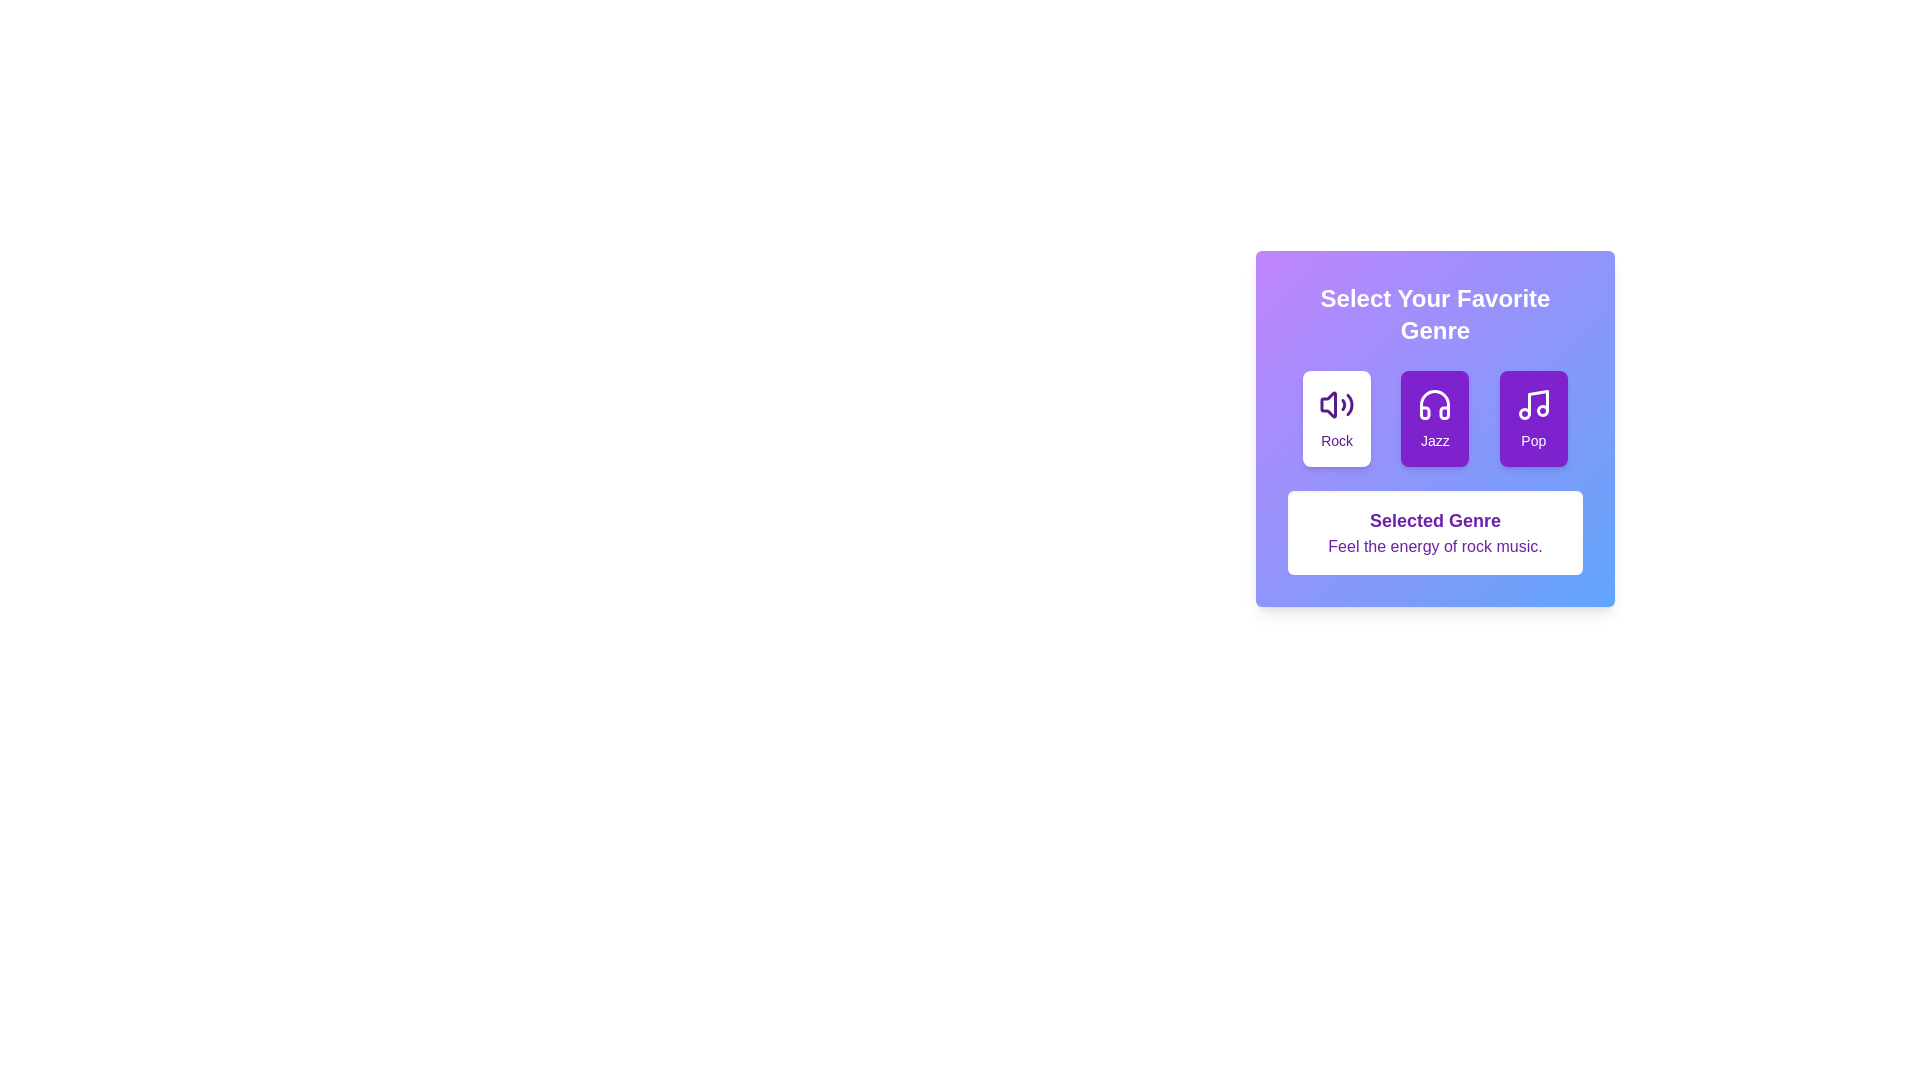  Describe the element at coordinates (1434, 418) in the screenshot. I see `the music genre by clicking on the button labeled Jazz` at that location.